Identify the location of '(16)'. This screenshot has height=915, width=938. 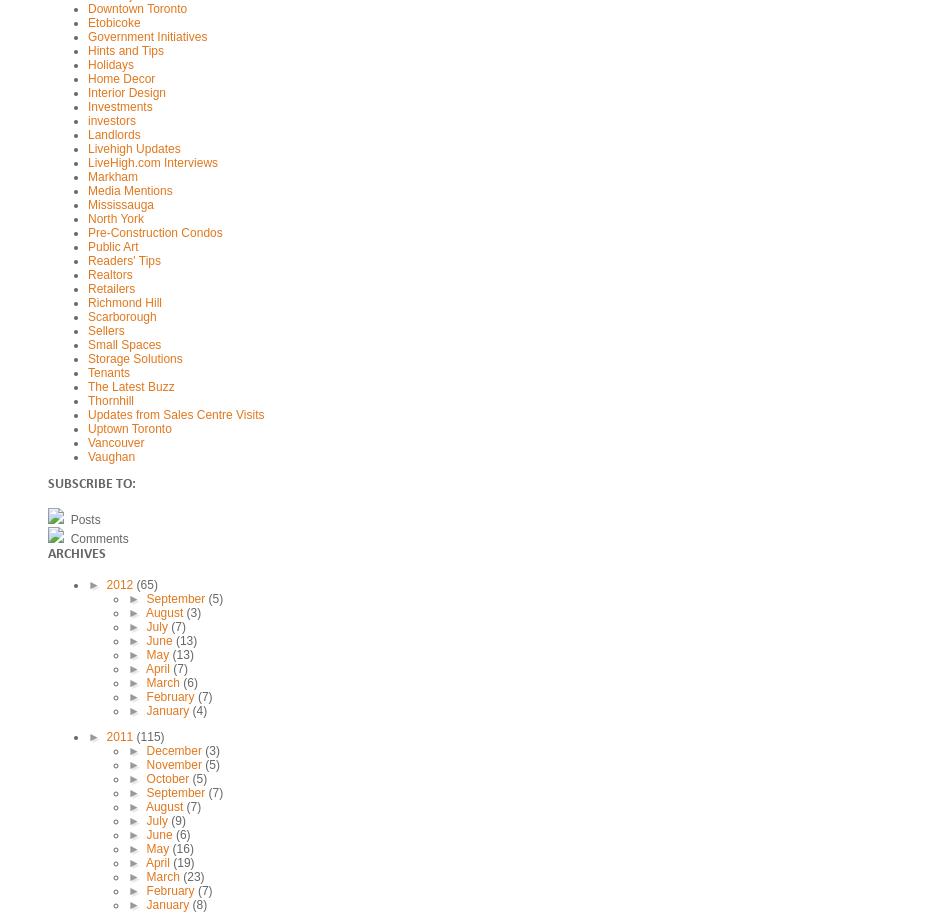
(171, 848).